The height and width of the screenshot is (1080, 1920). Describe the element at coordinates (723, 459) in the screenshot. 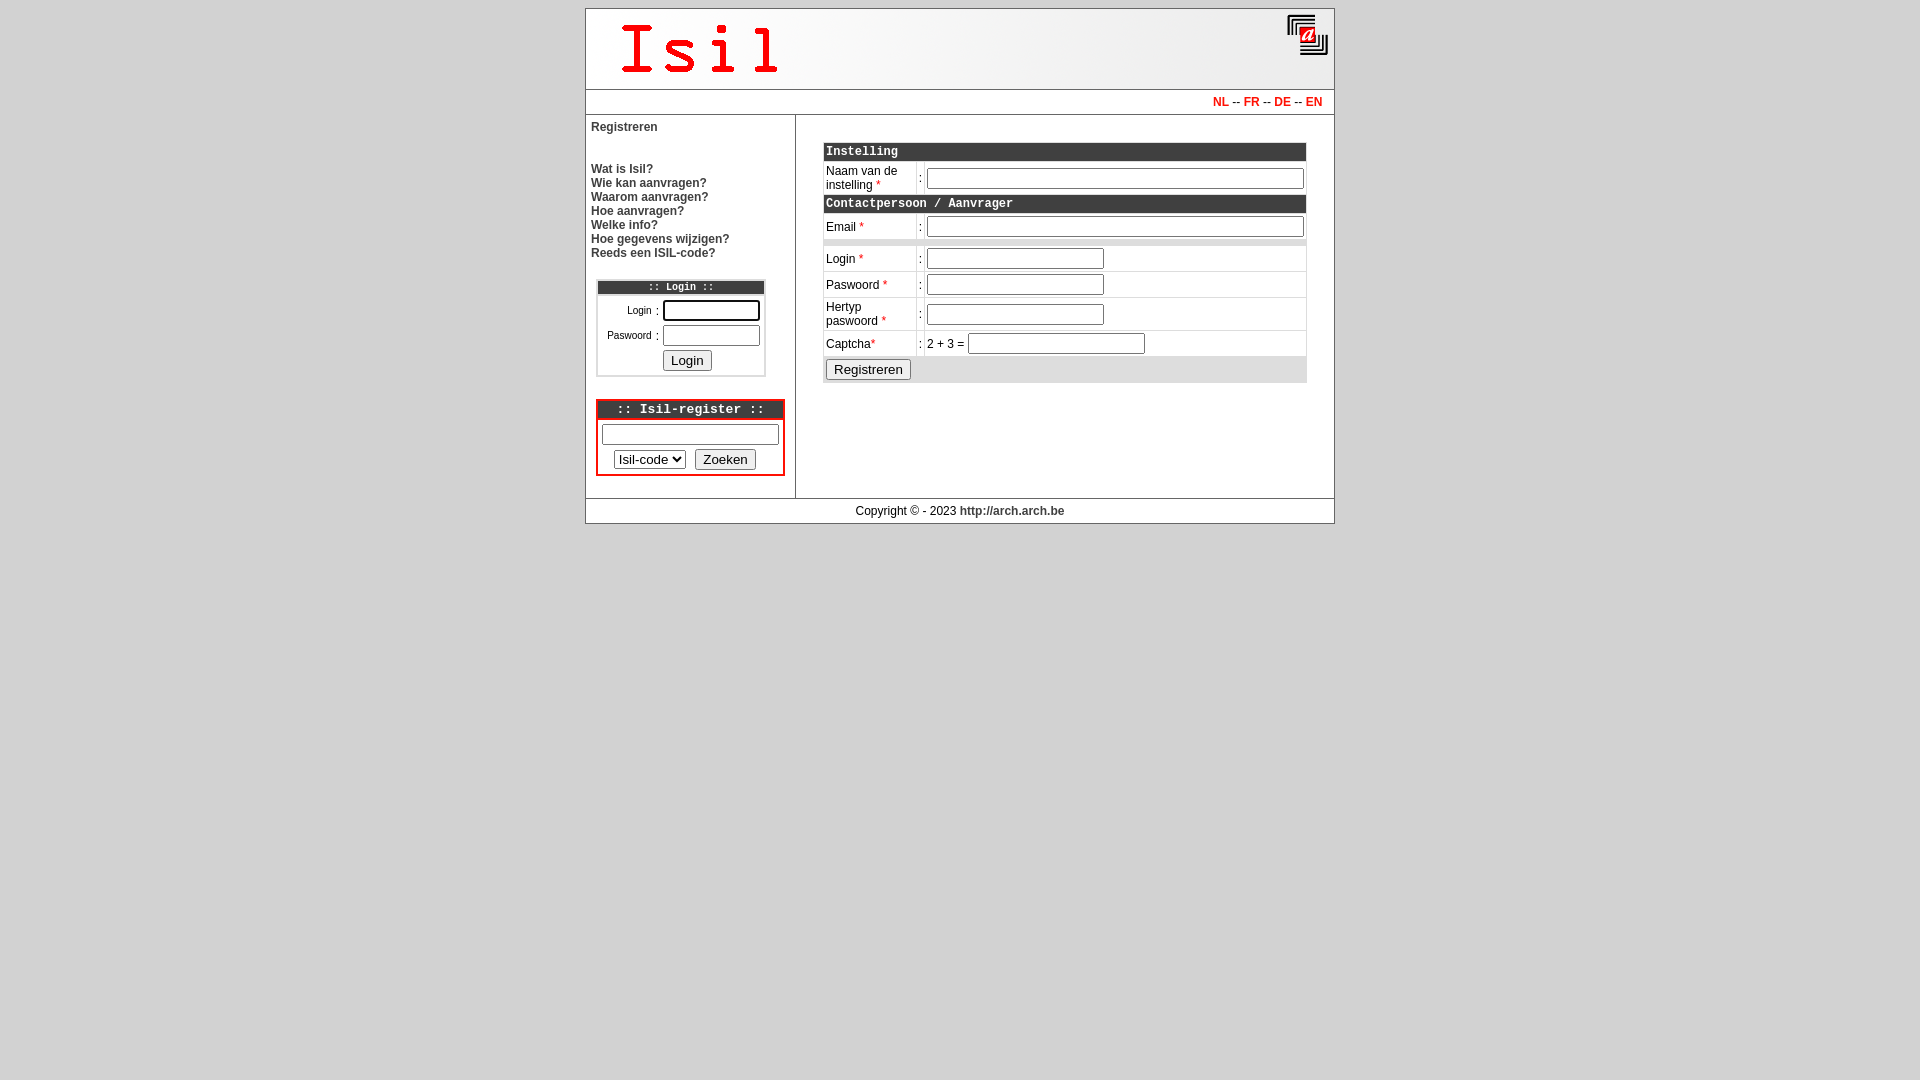

I see `'Zoeken'` at that location.